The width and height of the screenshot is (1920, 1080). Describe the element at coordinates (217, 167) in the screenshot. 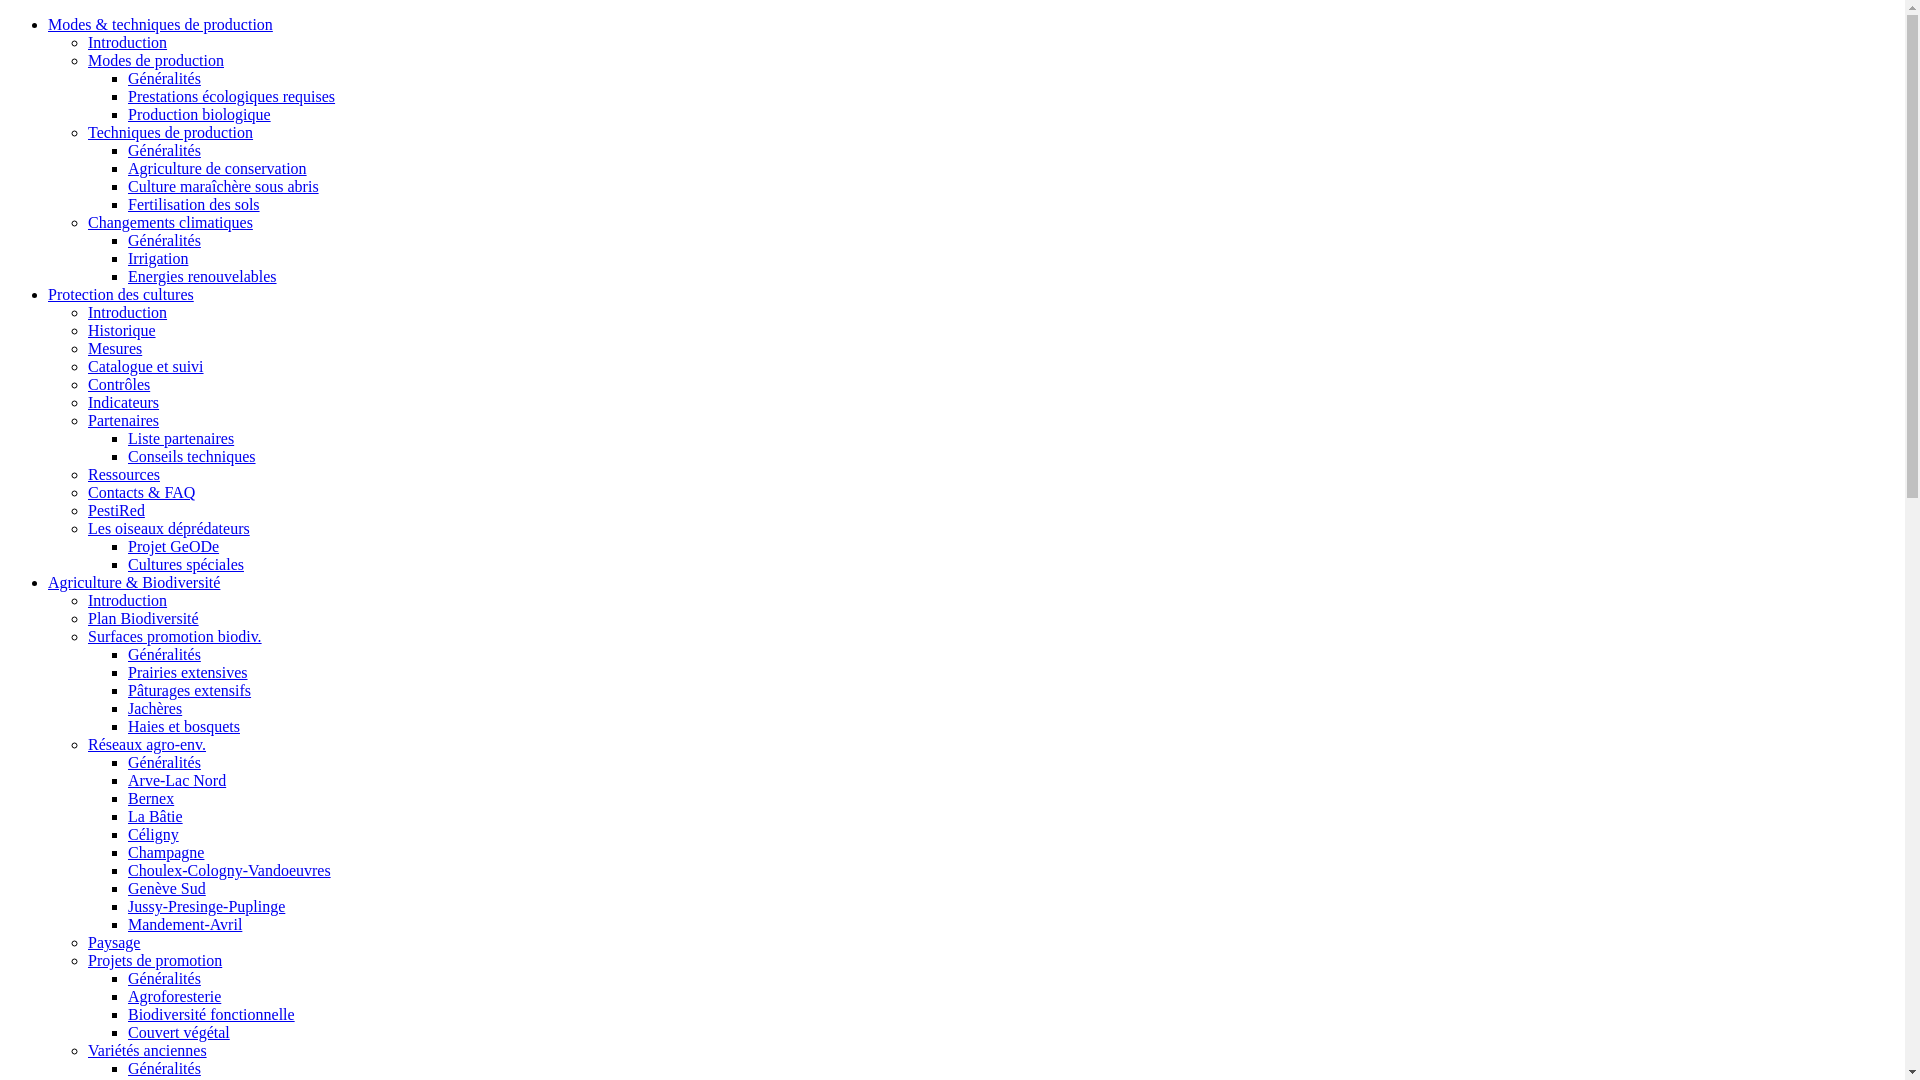

I see `'Agriculture de conservation'` at that location.